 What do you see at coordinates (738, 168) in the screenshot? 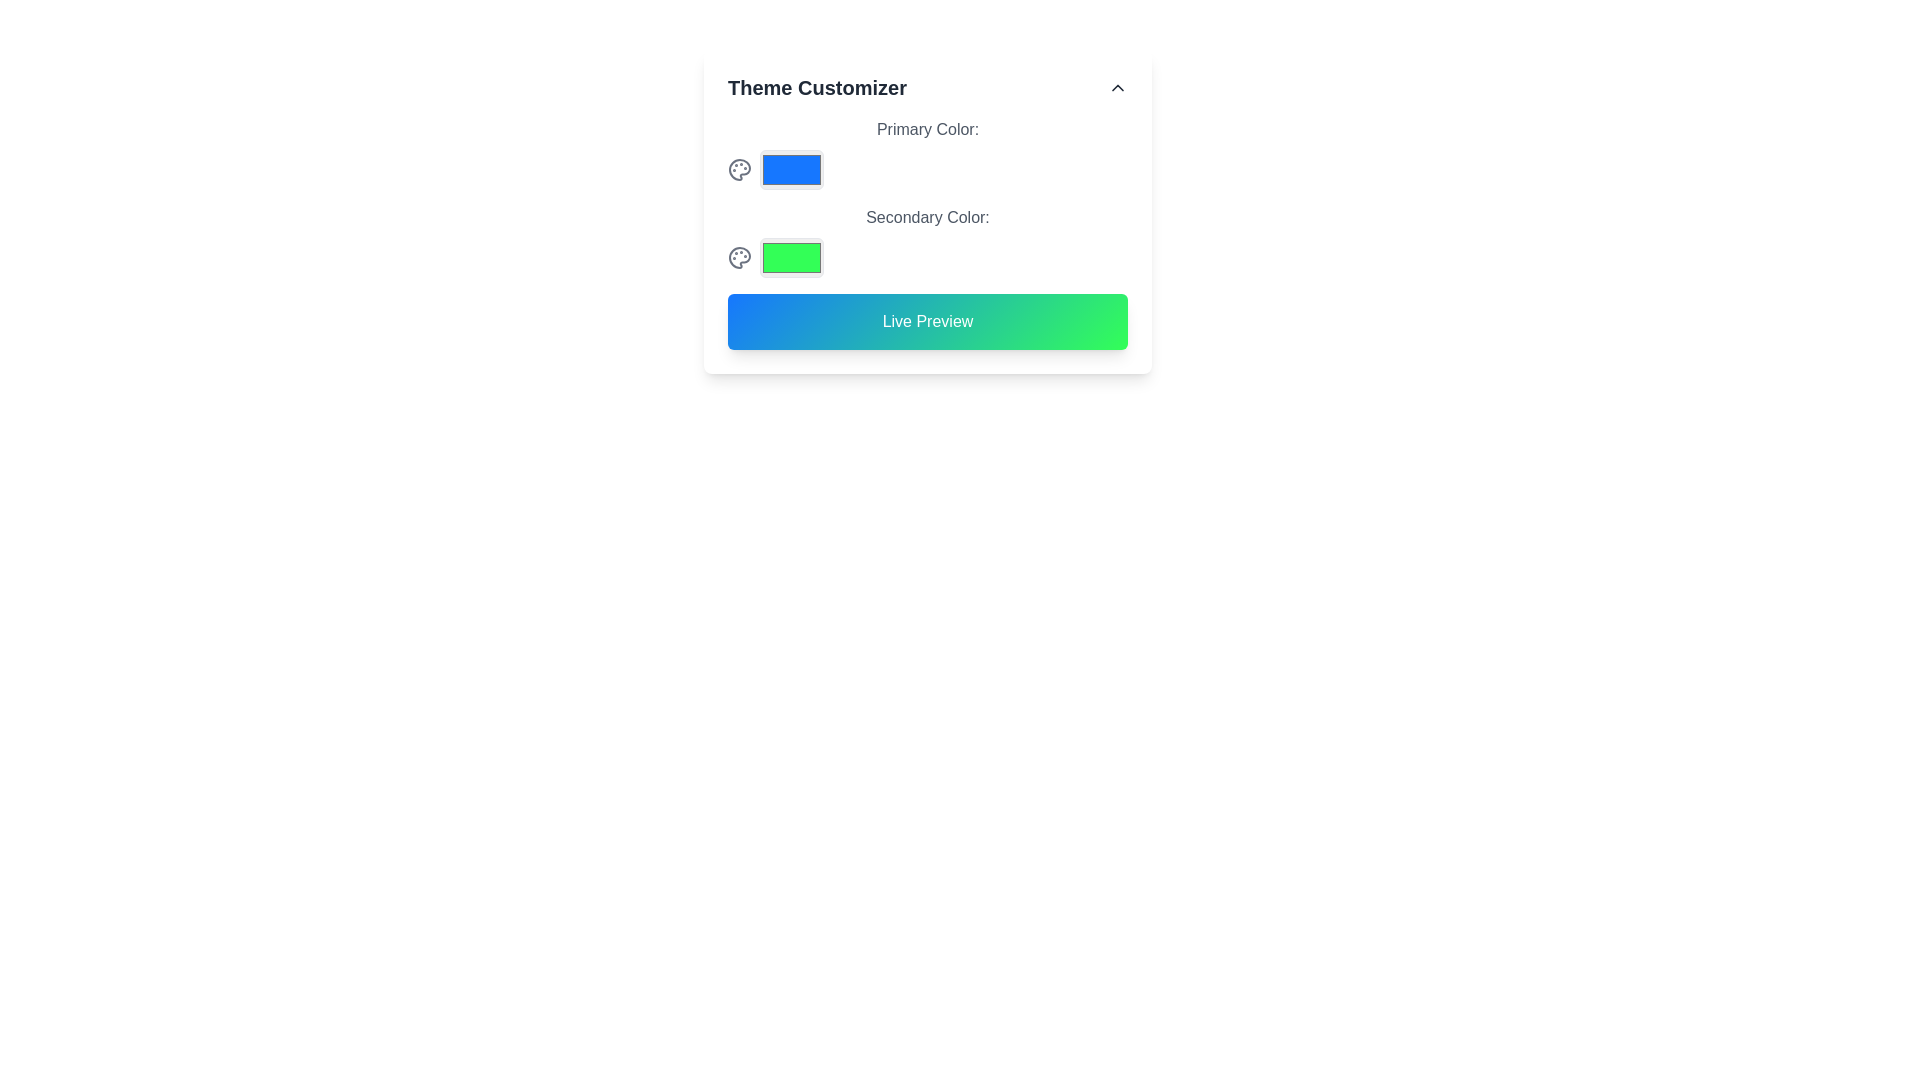
I see `the first icon in the 'Theme Customizer' section that represents the 'Primary Color' selection functionality` at bounding box center [738, 168].